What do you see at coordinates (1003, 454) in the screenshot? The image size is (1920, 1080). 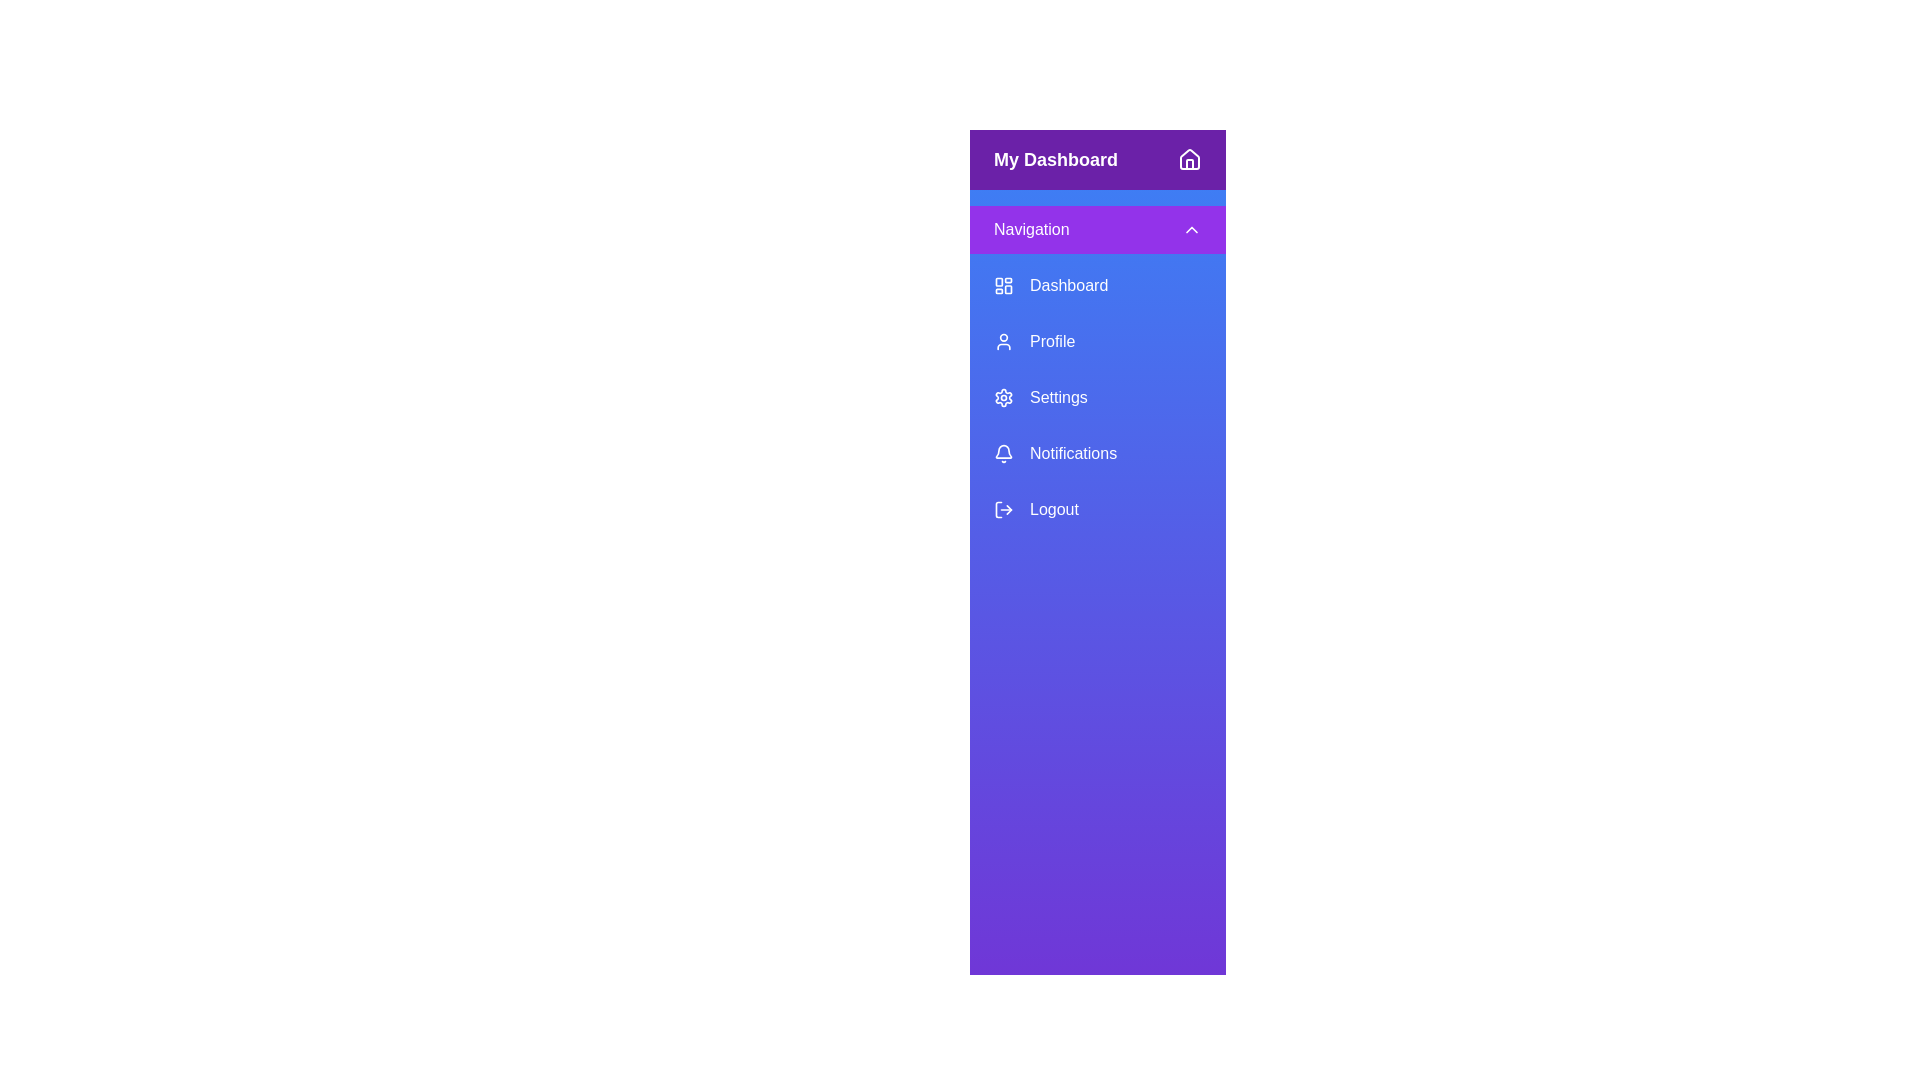 I see `the bell icon in the Notifications section of the left-hand navigation menu` at bounding box center [1003, 454].